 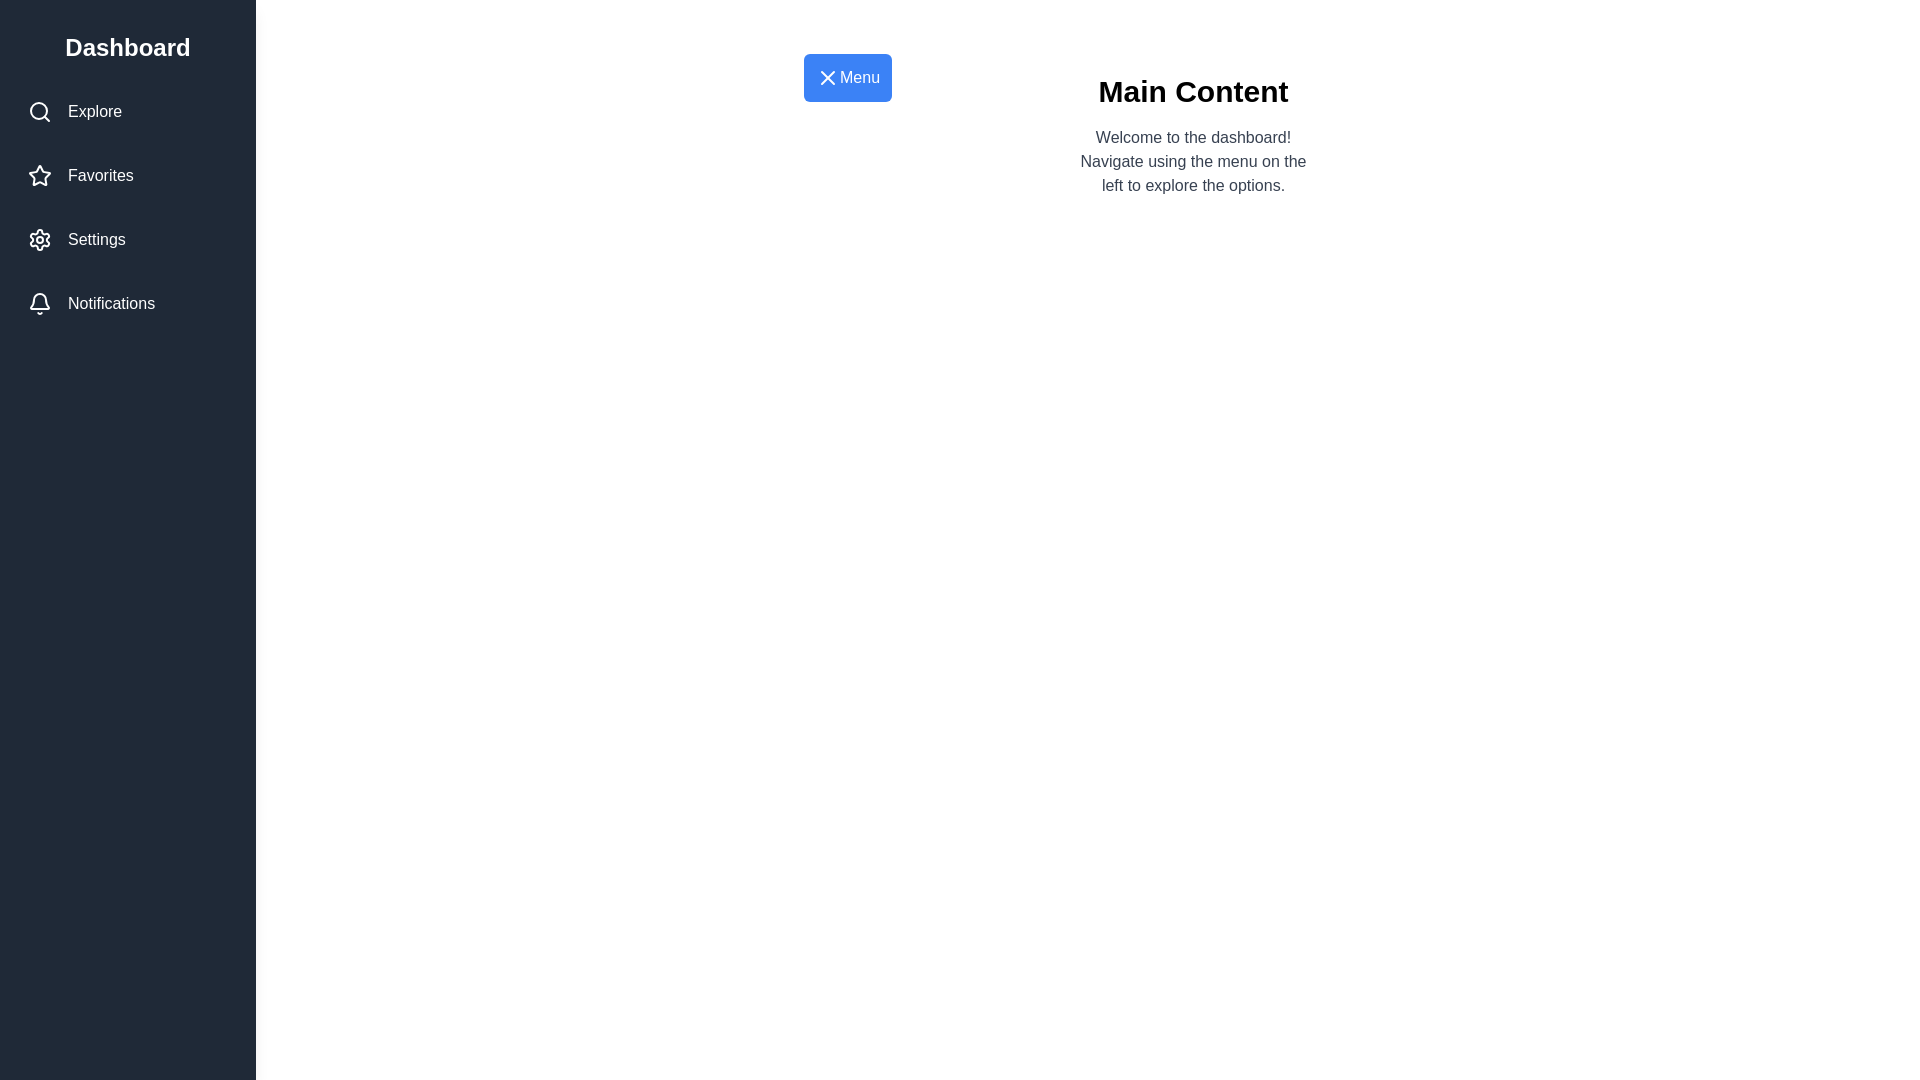 What do you see at coordinates (127, 304) in the screenshot?
I see `the notifications button located as the fourth item in the vertical sidebar menu, positioned directly below the Settings menu item, to provide visual feedback` at bounding box center [127, 304].